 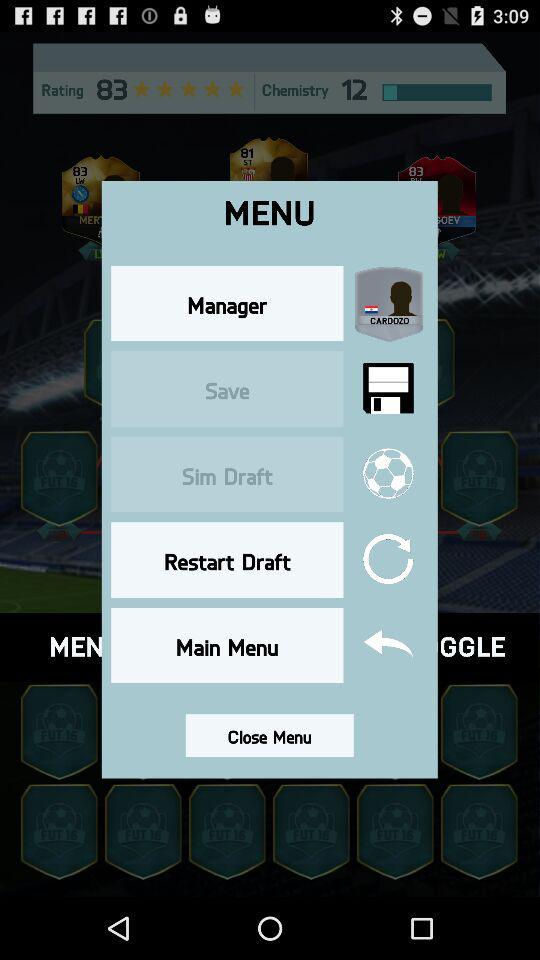 I want to click on the avatar icon, so click(x=59, y=508).